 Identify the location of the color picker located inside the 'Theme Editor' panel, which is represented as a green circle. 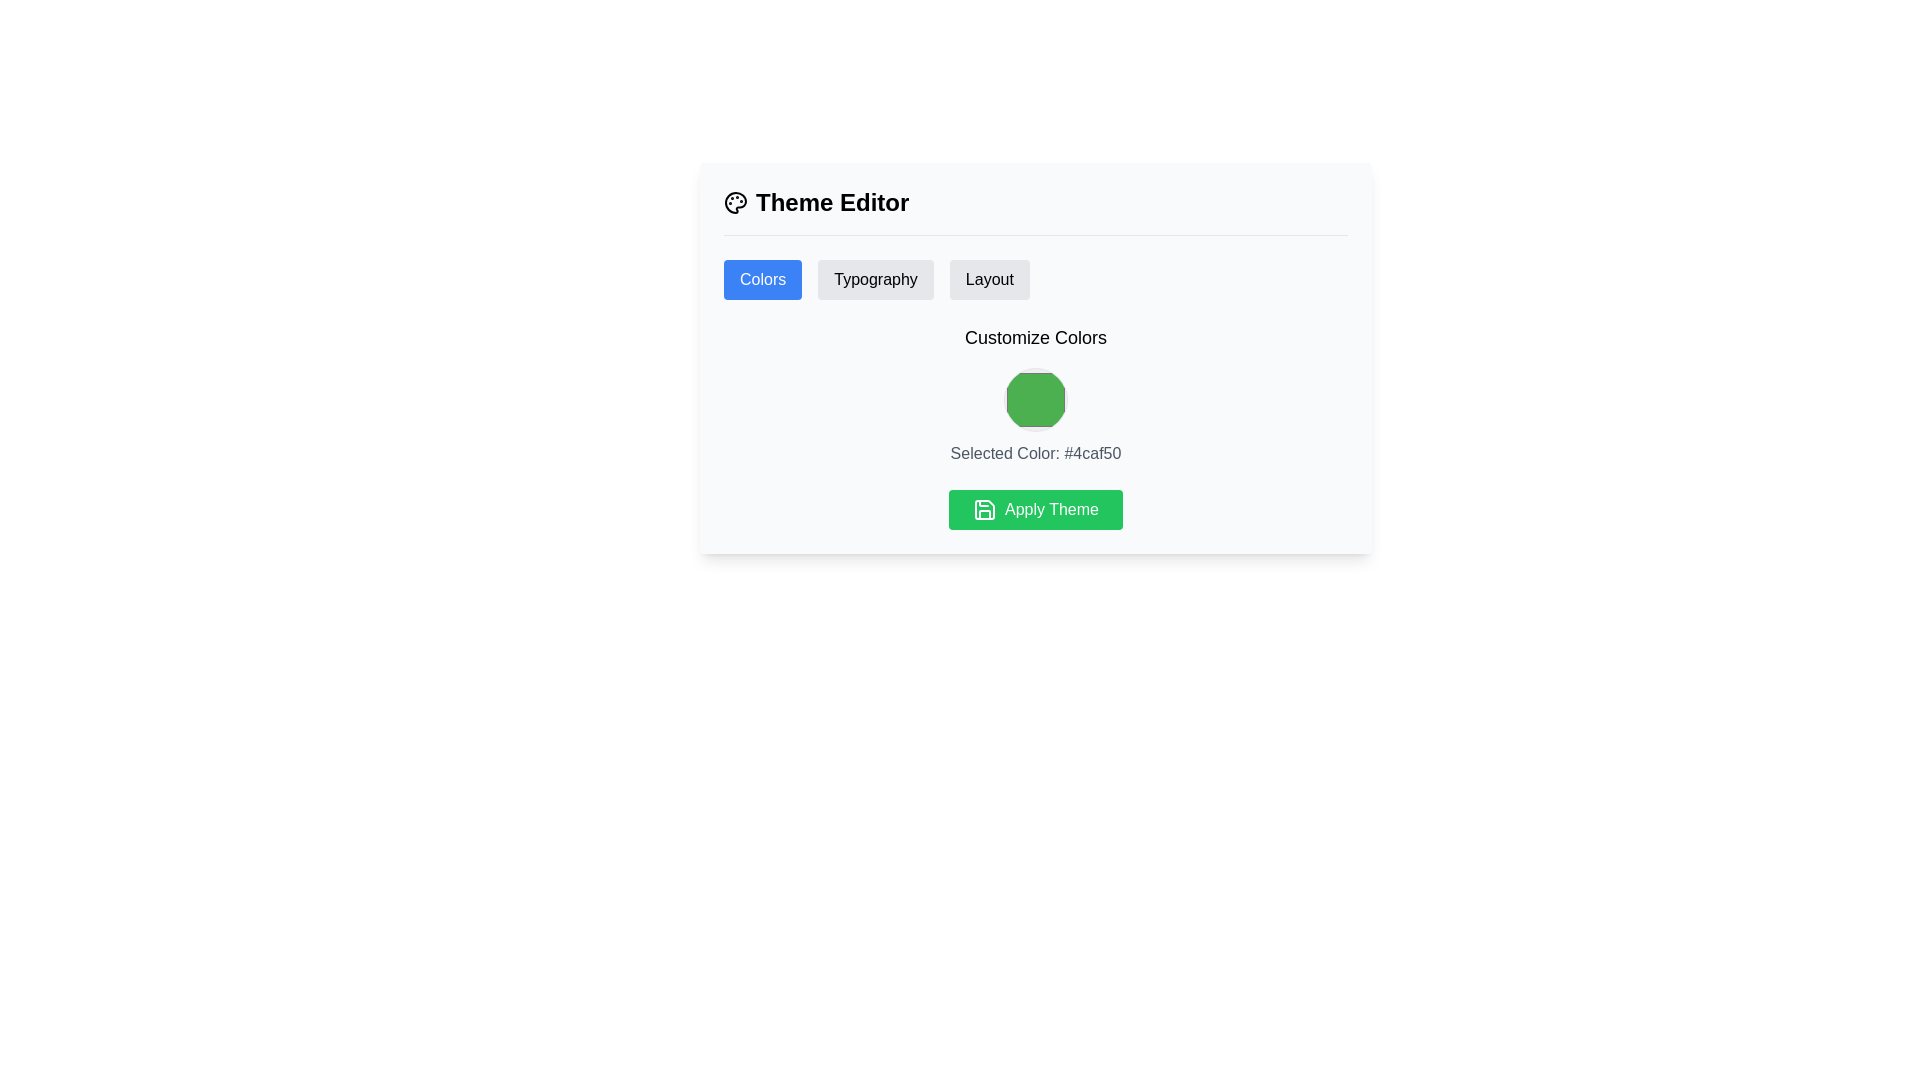
(1036, 357).